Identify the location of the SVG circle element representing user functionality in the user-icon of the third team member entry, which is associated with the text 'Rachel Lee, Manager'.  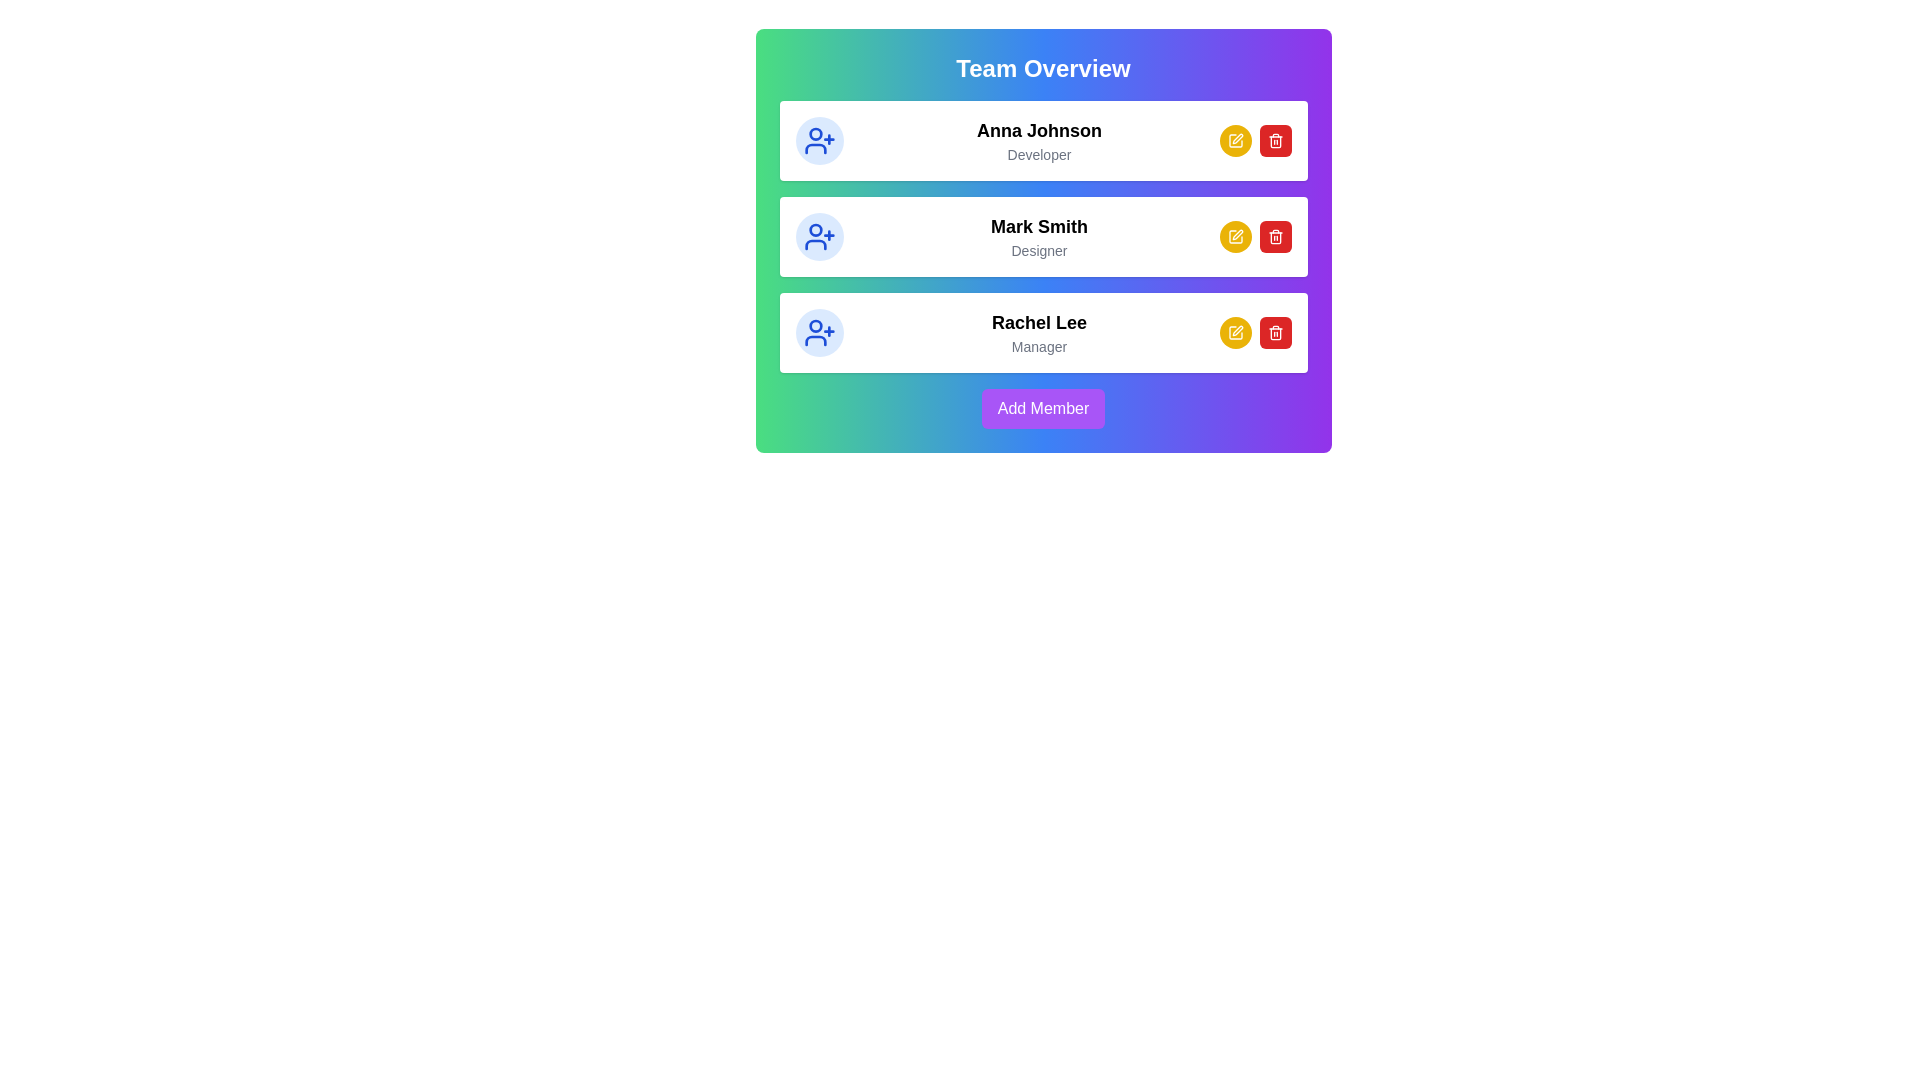
(815, 325).